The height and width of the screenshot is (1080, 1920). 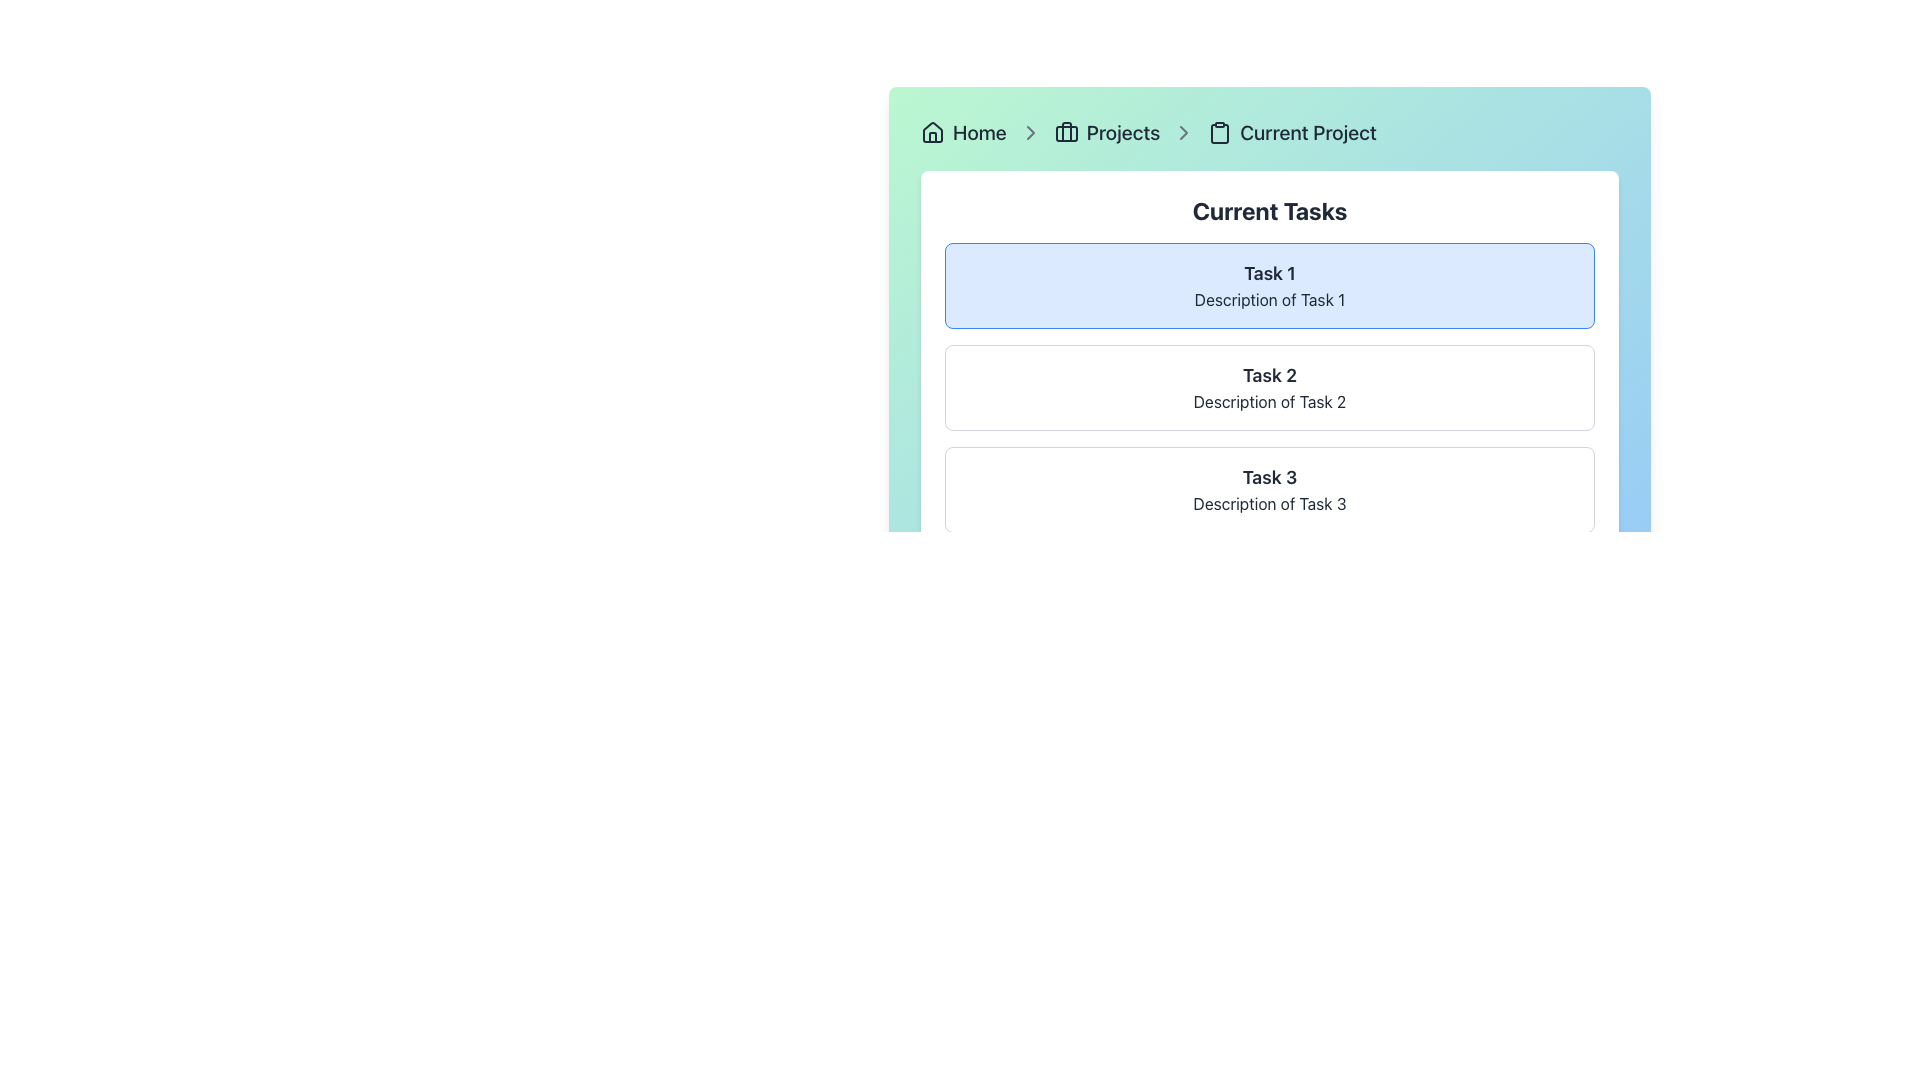 I want to click on any segment of the Breadcrumb bar, so click(x=1269, y=132).